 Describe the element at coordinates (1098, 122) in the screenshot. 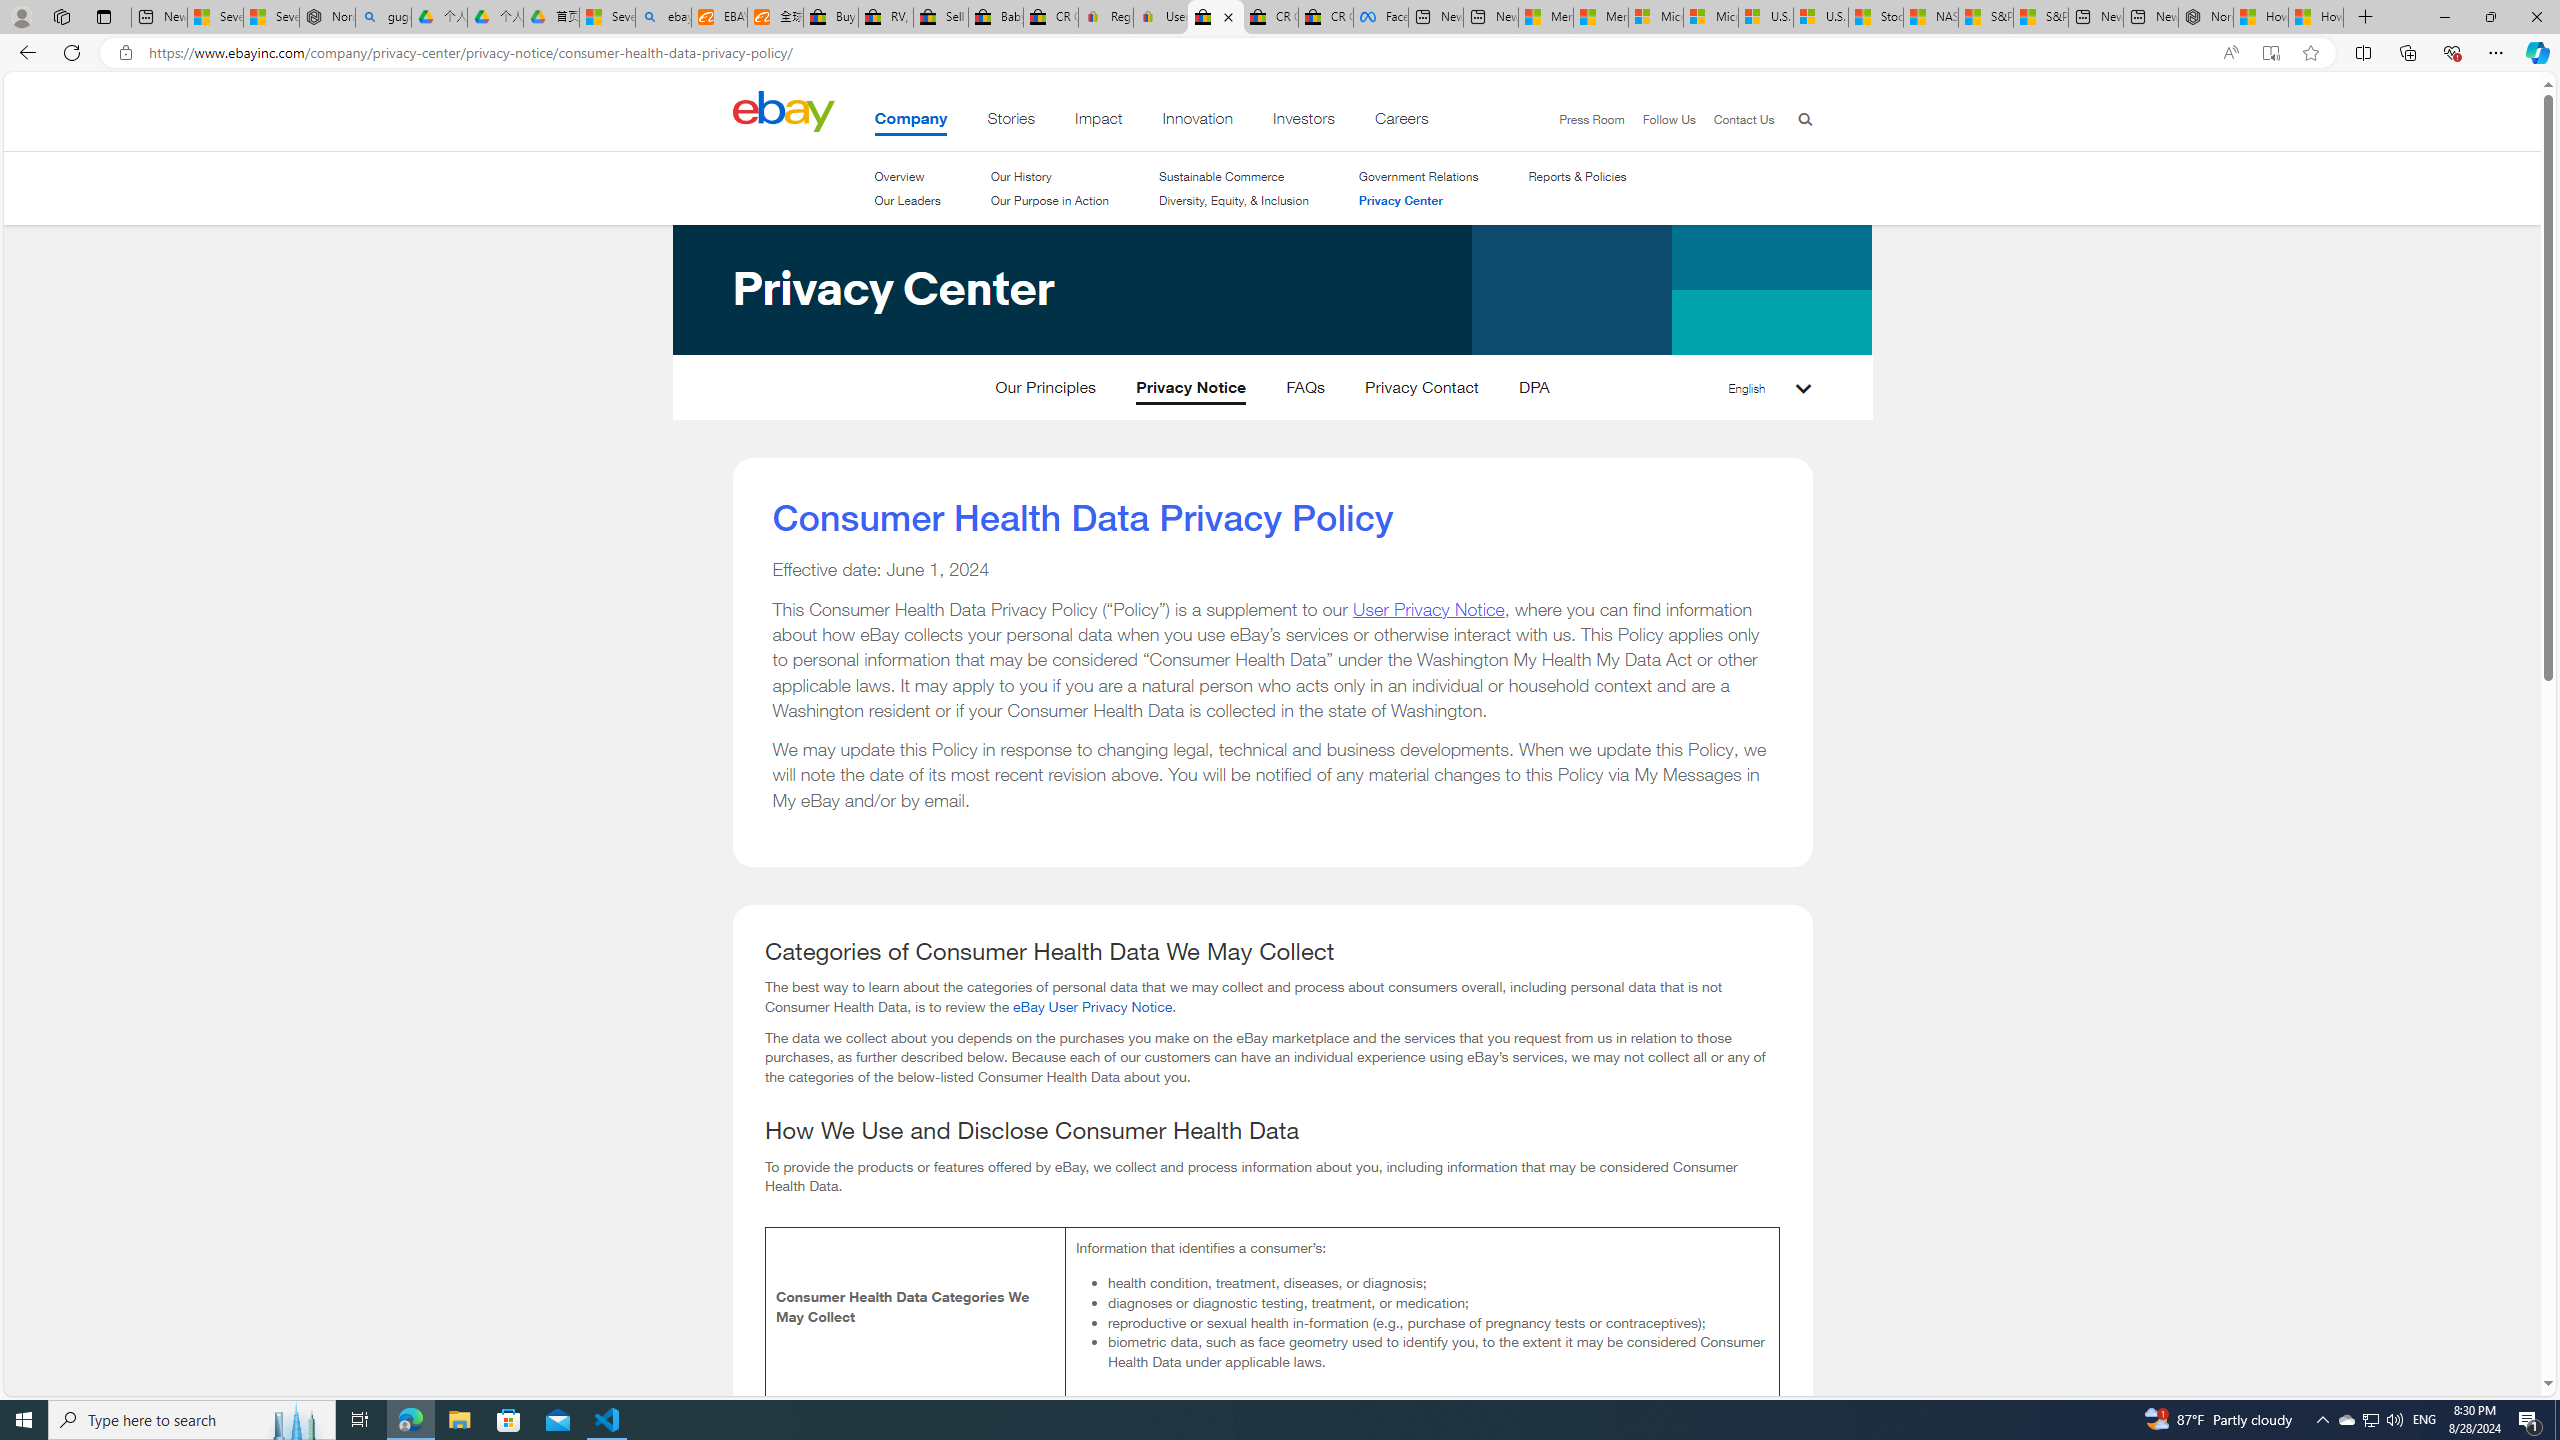

I see `'Impact'` at that location.